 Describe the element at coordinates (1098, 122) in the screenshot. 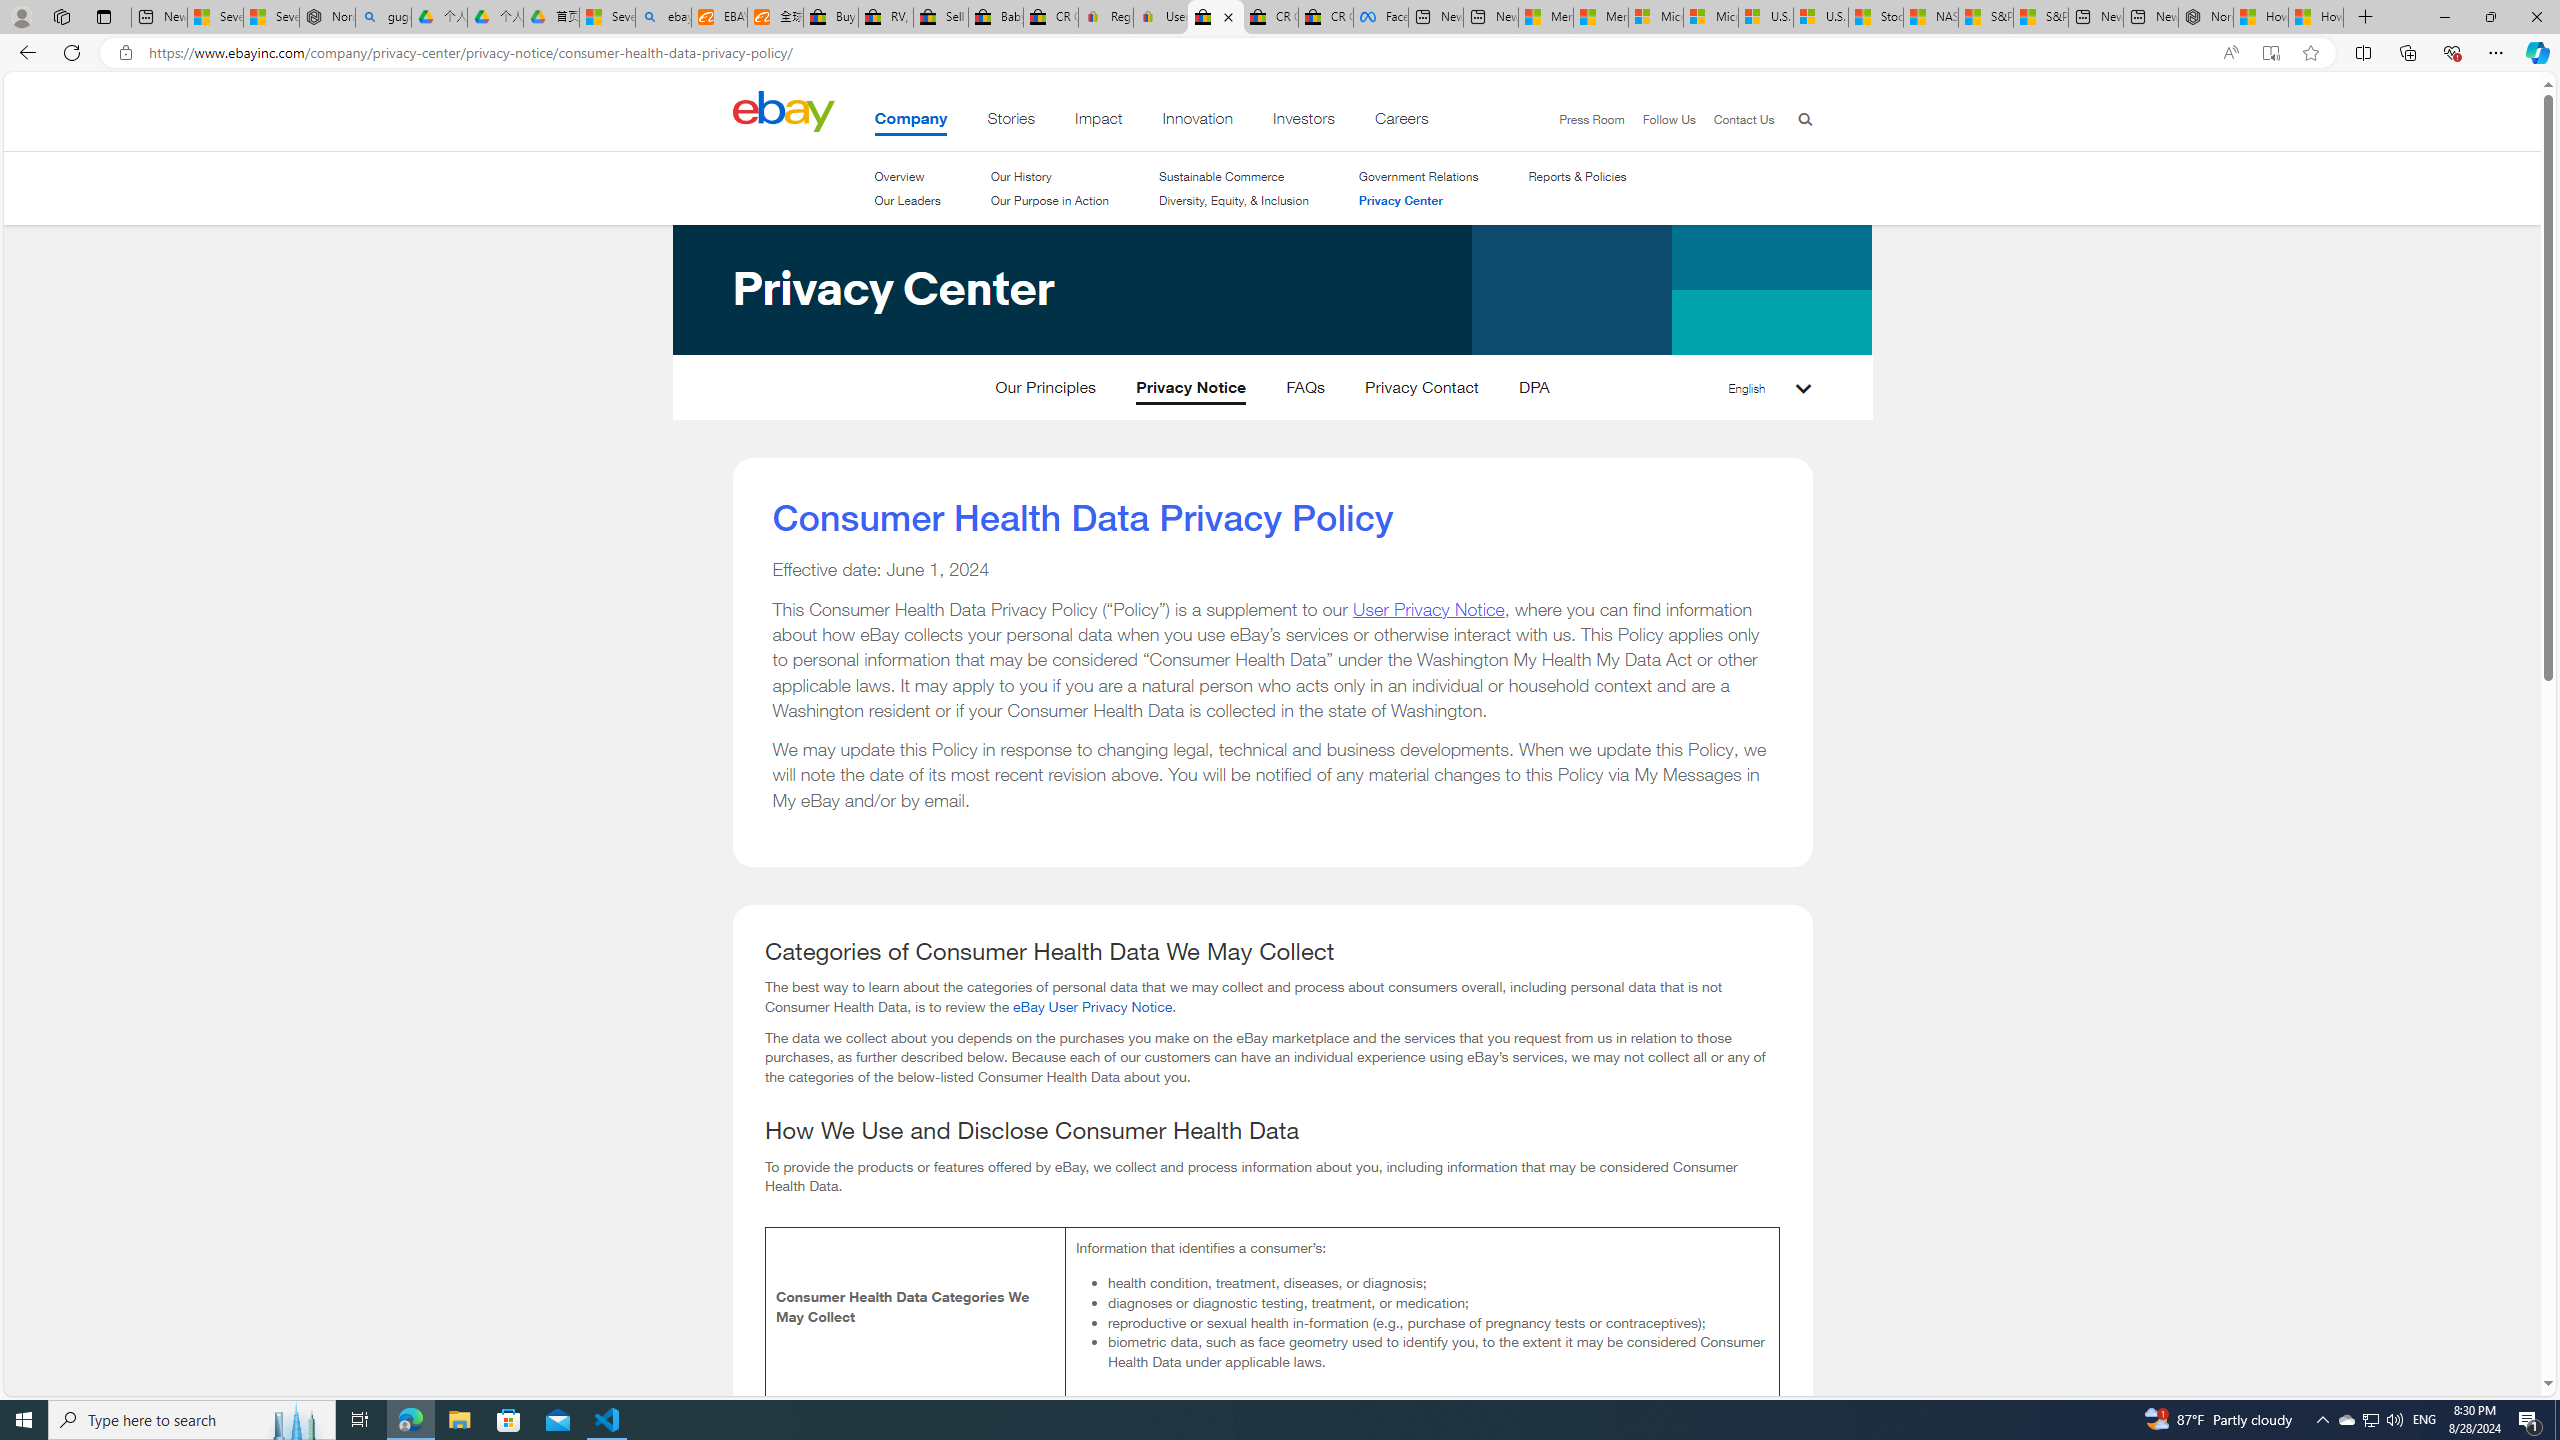

I see `'Impact'` at that location.